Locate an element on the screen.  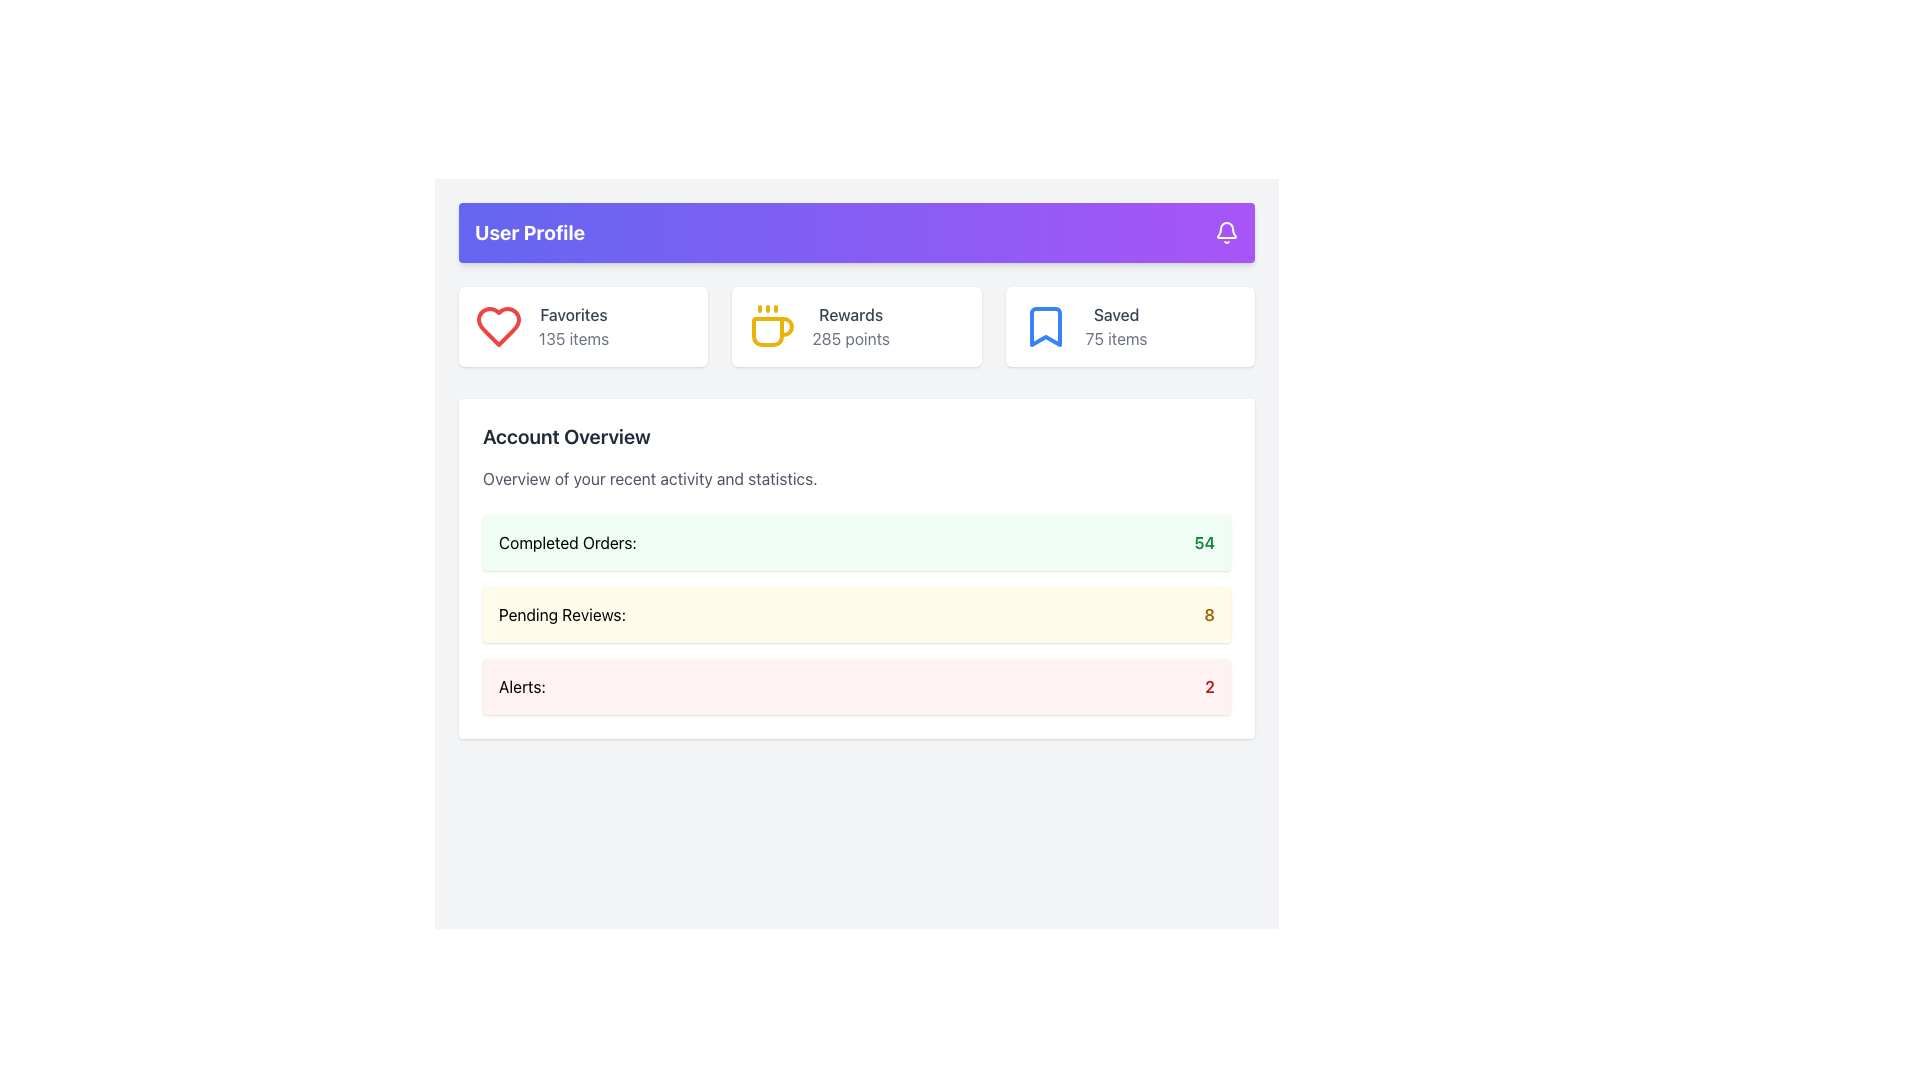
the Text display component that shows 'Favorites' and '135 items', located in the second box beneath the 'User Profile' banner is located at coordinates (573, 326).